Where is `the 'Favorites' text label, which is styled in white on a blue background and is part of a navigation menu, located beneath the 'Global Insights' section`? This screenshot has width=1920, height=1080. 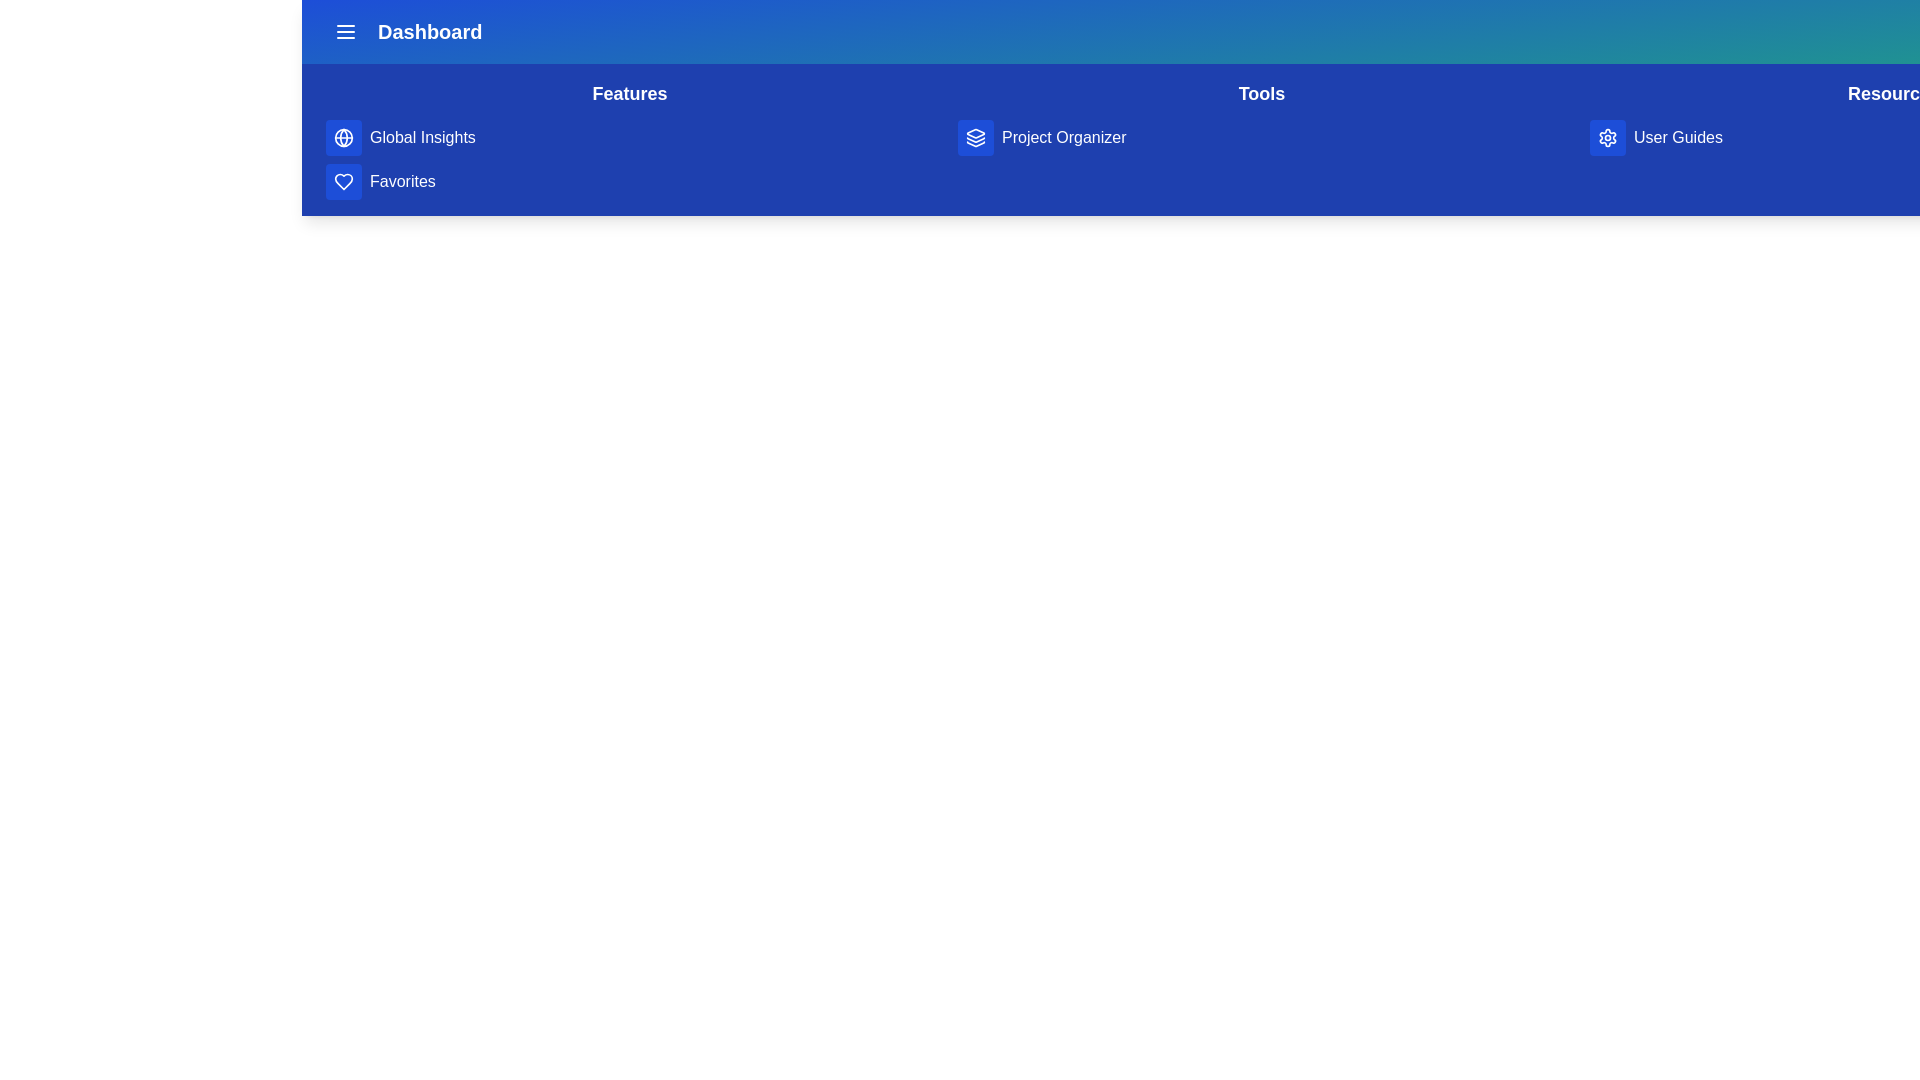 the 'Favorites' text label, which is styled in white on a blue background and is part of a navigation menu, located beneath the 'Global Insights' section is located at coordinates (401, 181).